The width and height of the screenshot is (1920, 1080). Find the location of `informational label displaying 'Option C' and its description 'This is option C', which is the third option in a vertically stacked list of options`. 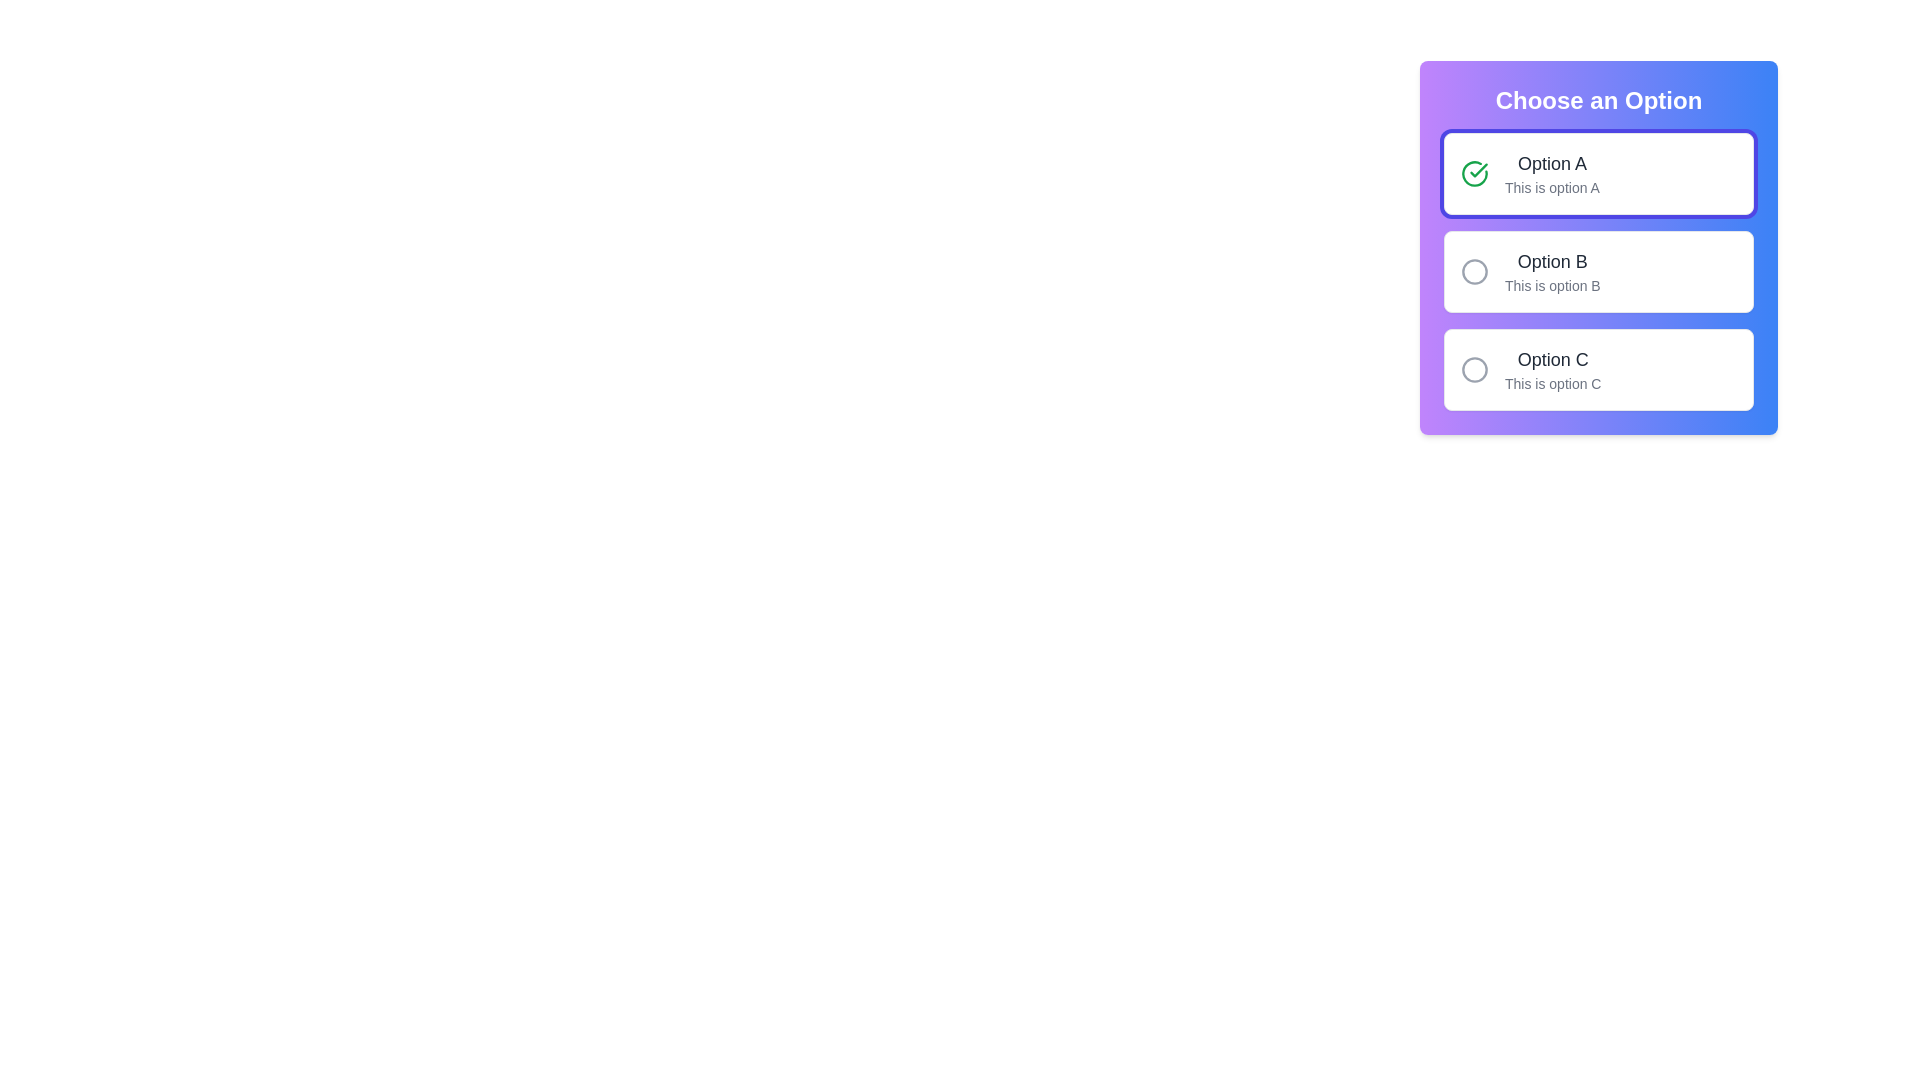

informational label displaying 'Option C' and its description 'This is option C', which is the third option in a vertically stacked list of options is located at coordinates (1552, 370).